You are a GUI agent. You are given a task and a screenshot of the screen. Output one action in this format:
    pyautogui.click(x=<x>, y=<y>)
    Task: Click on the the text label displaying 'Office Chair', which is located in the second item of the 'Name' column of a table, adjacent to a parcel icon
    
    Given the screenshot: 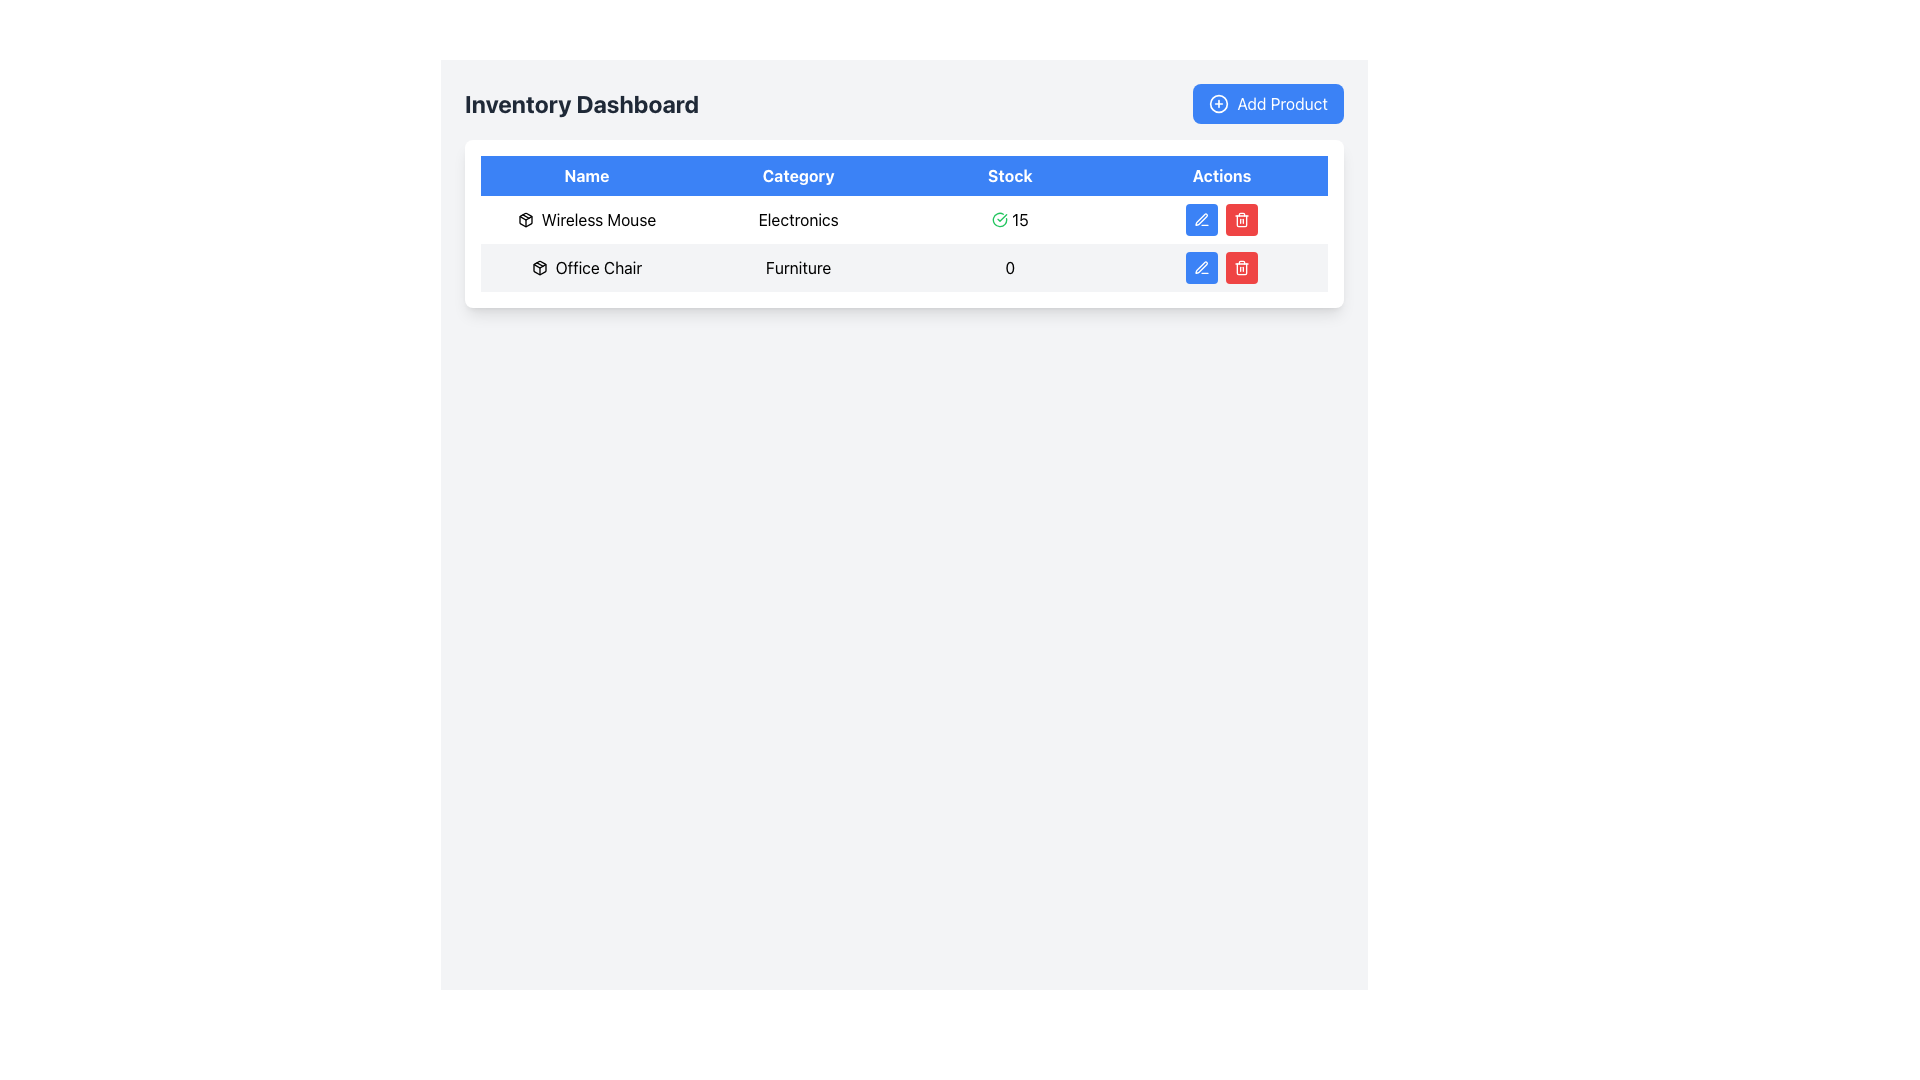 What is the action you would take?
    pyautogui.click(x=597, y=266)
    